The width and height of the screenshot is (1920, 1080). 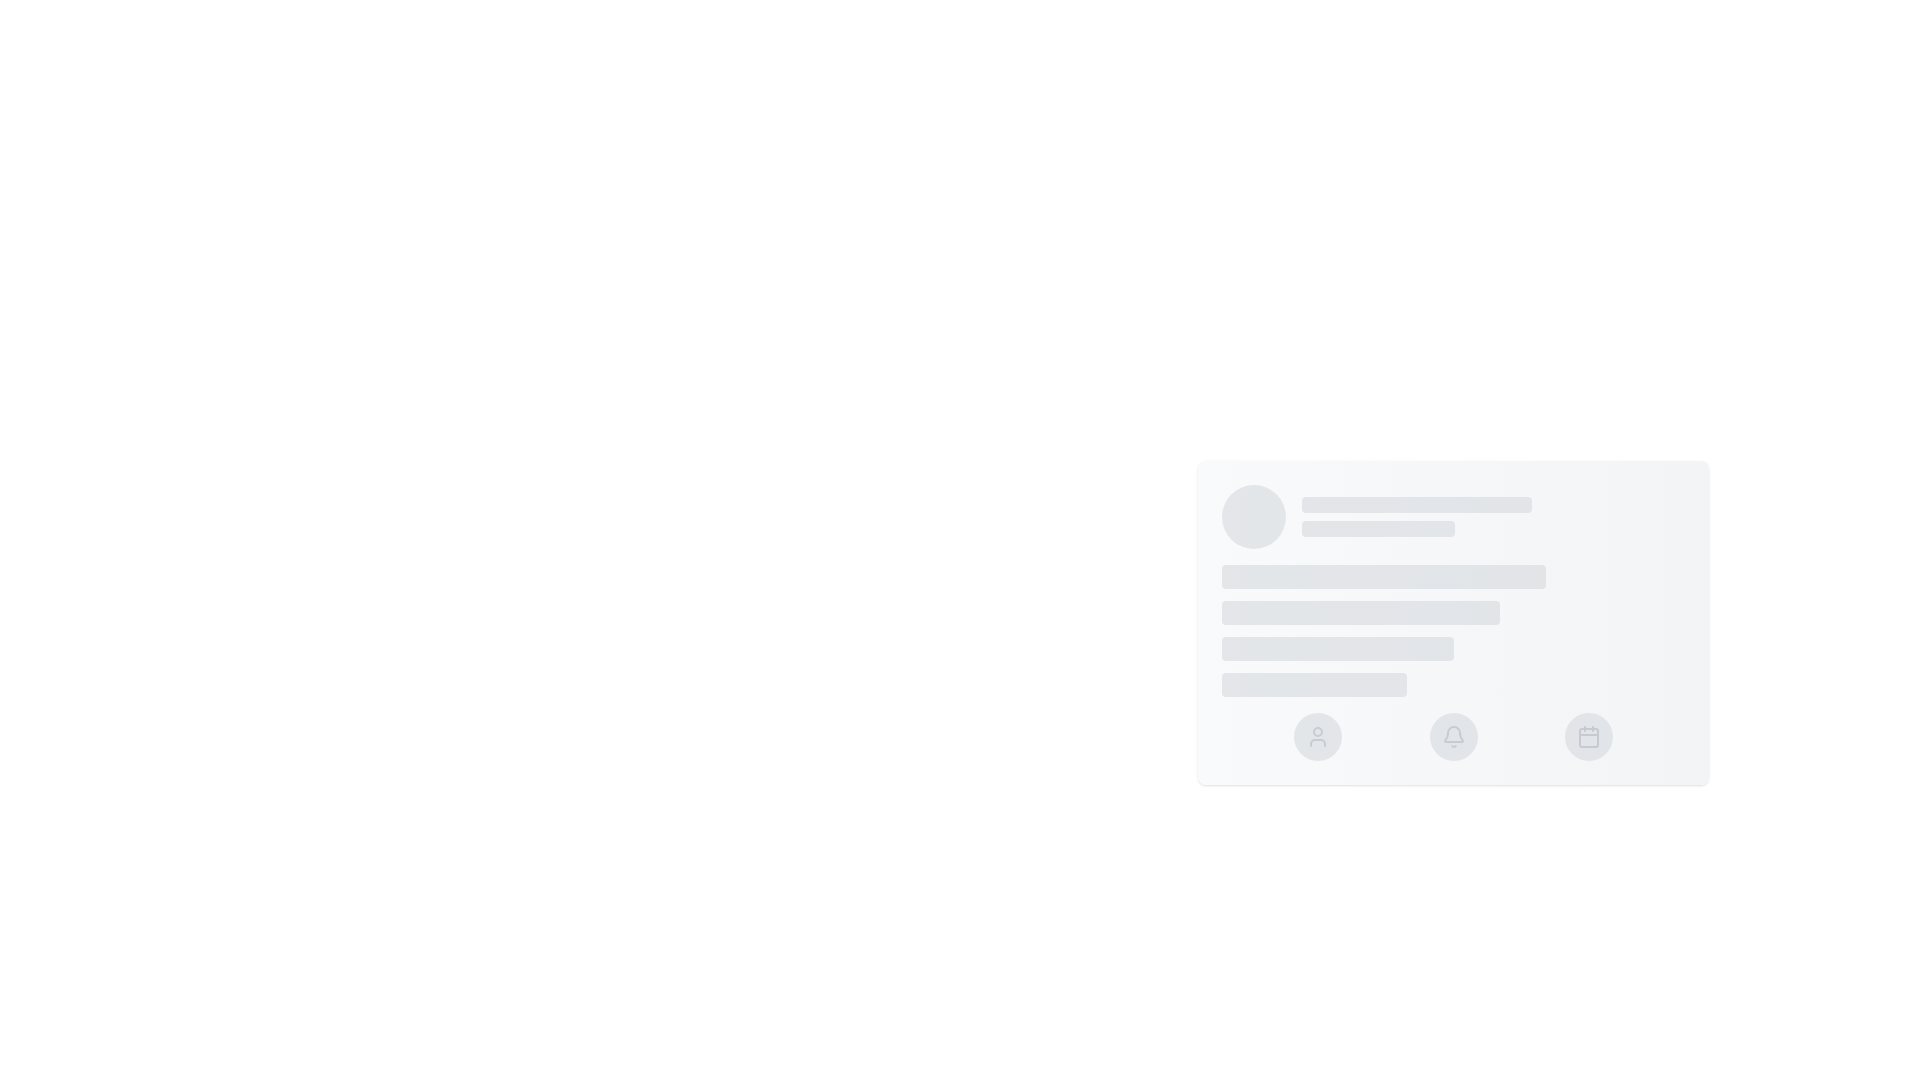 What do you see at coordinates (1453, 734) in the screenshot?
I see `the notification bell icon, which signifies alerts or updates, located at the center-bottom of the card-like interface` at bounding box center [1453, 734].